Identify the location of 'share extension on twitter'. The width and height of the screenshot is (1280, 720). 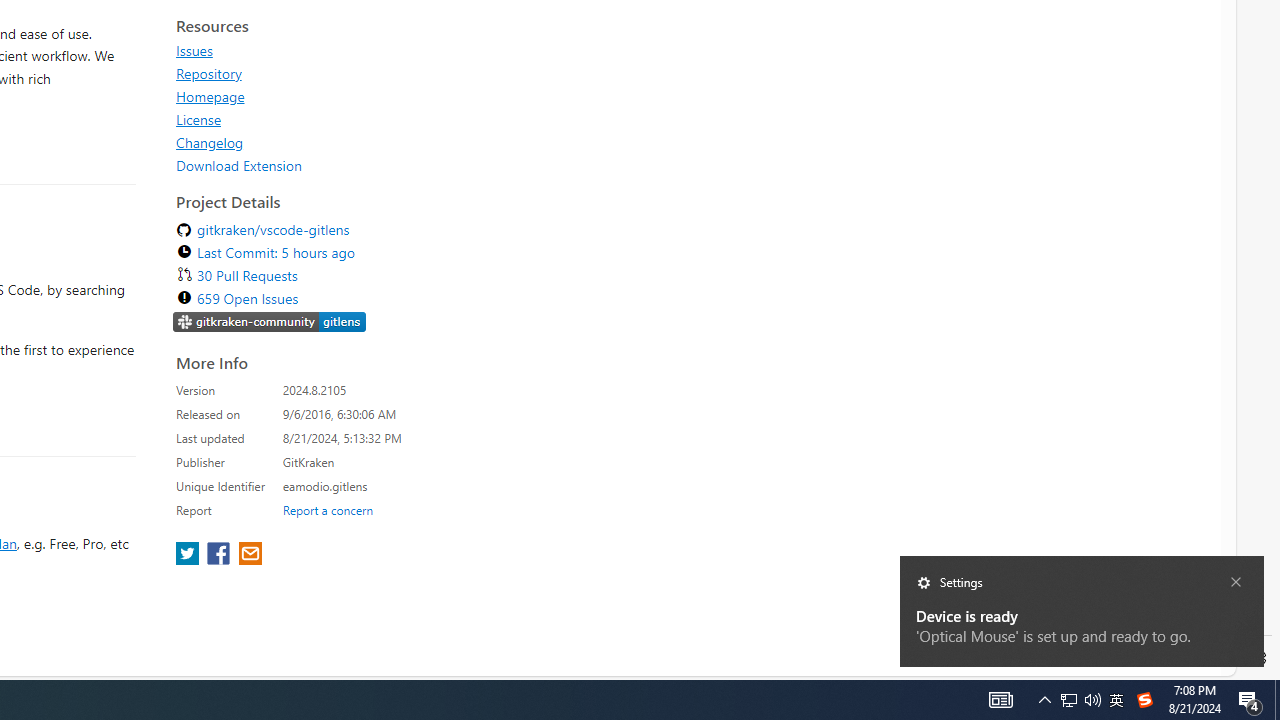
(190, 555).